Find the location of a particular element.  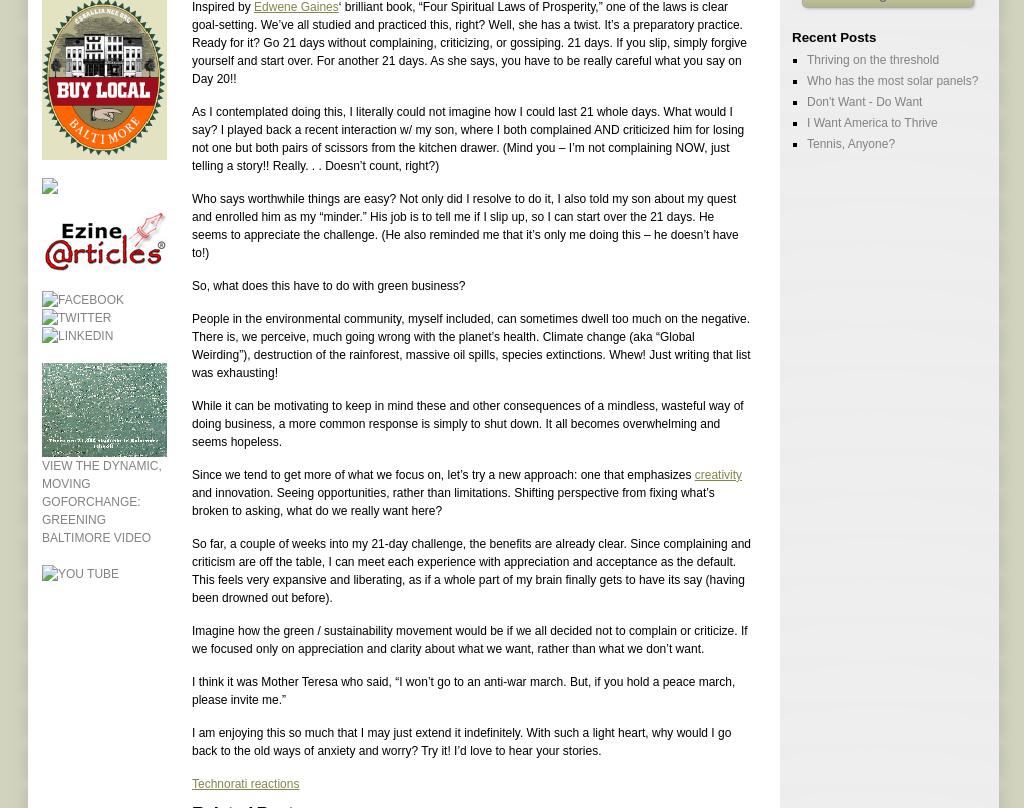

'Since we tend to get more of what we focus on, let’s try a new approach: one that emphasizes' is located at coordinates (192, 473).